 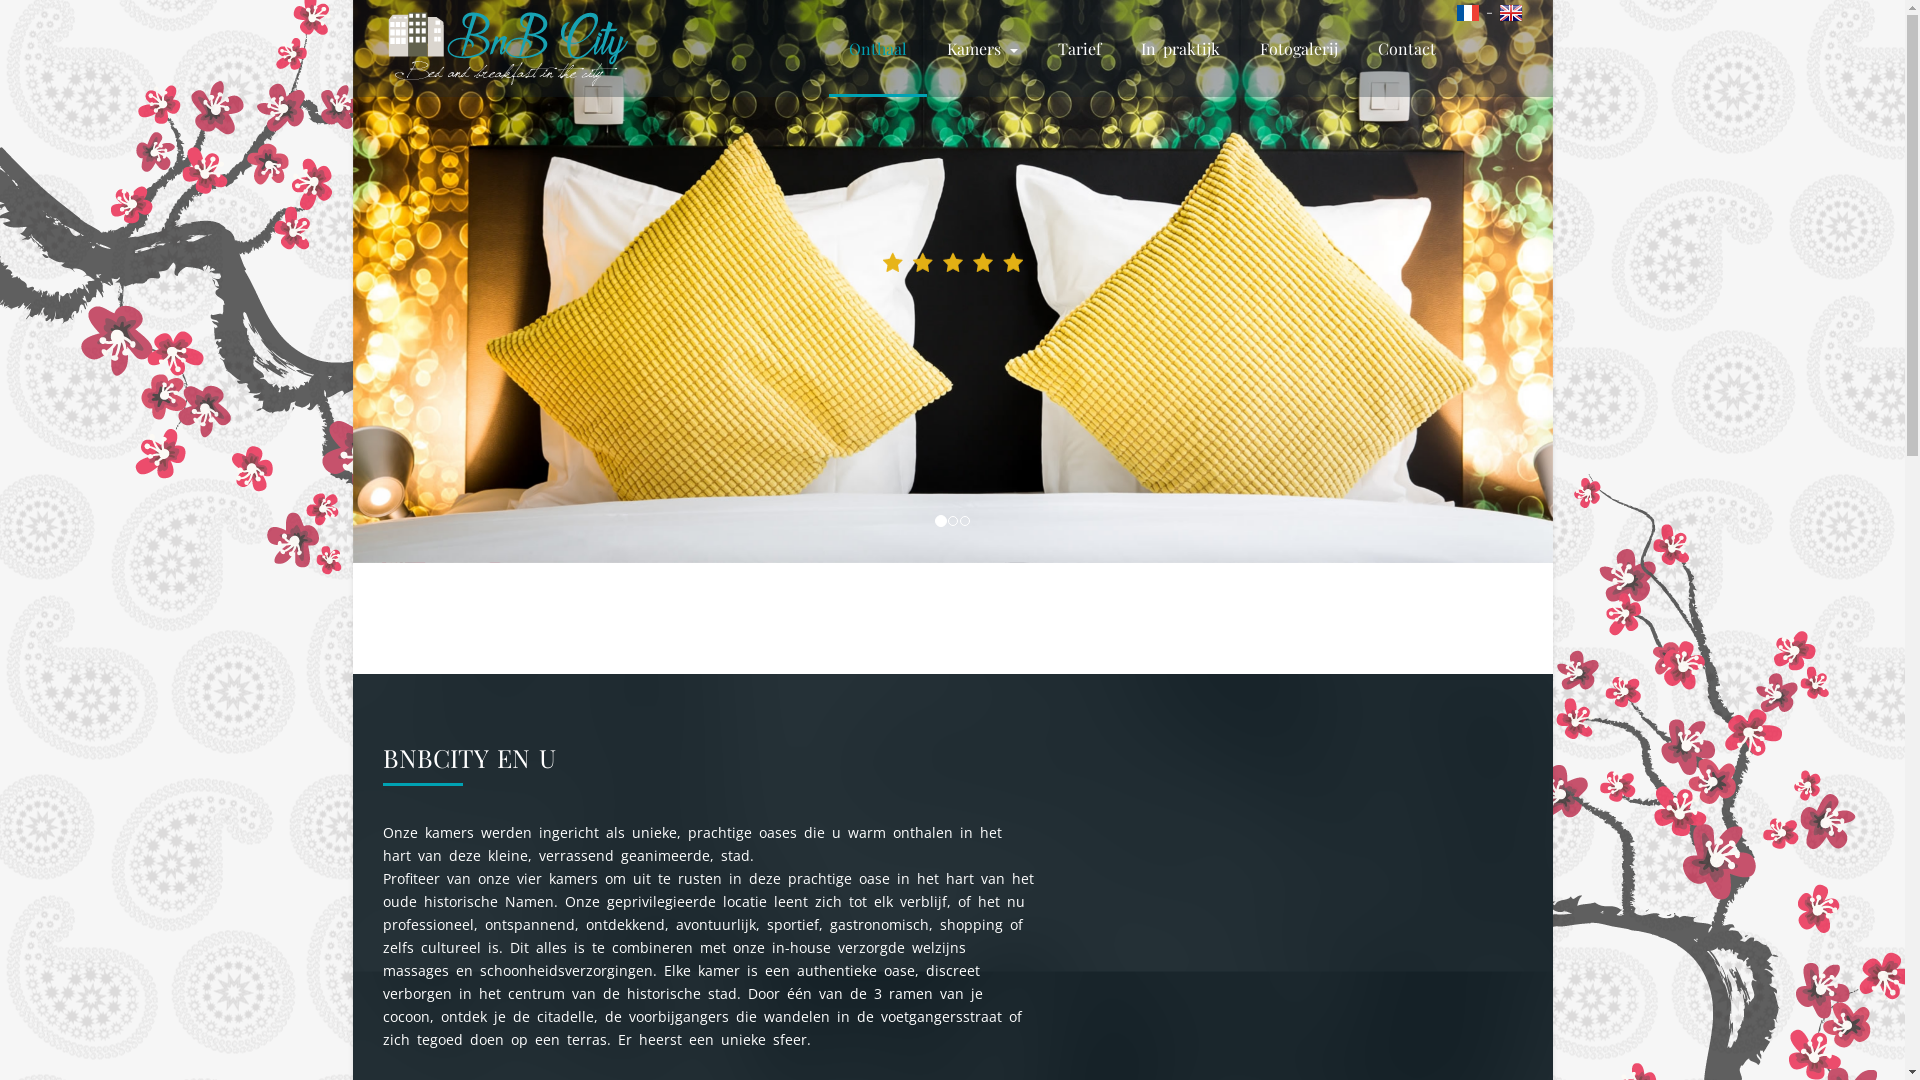 What do you see at coordinates (1118, 47) in the screenshot?
I see `'In praktijk'` at bounding box center [1118, 47].